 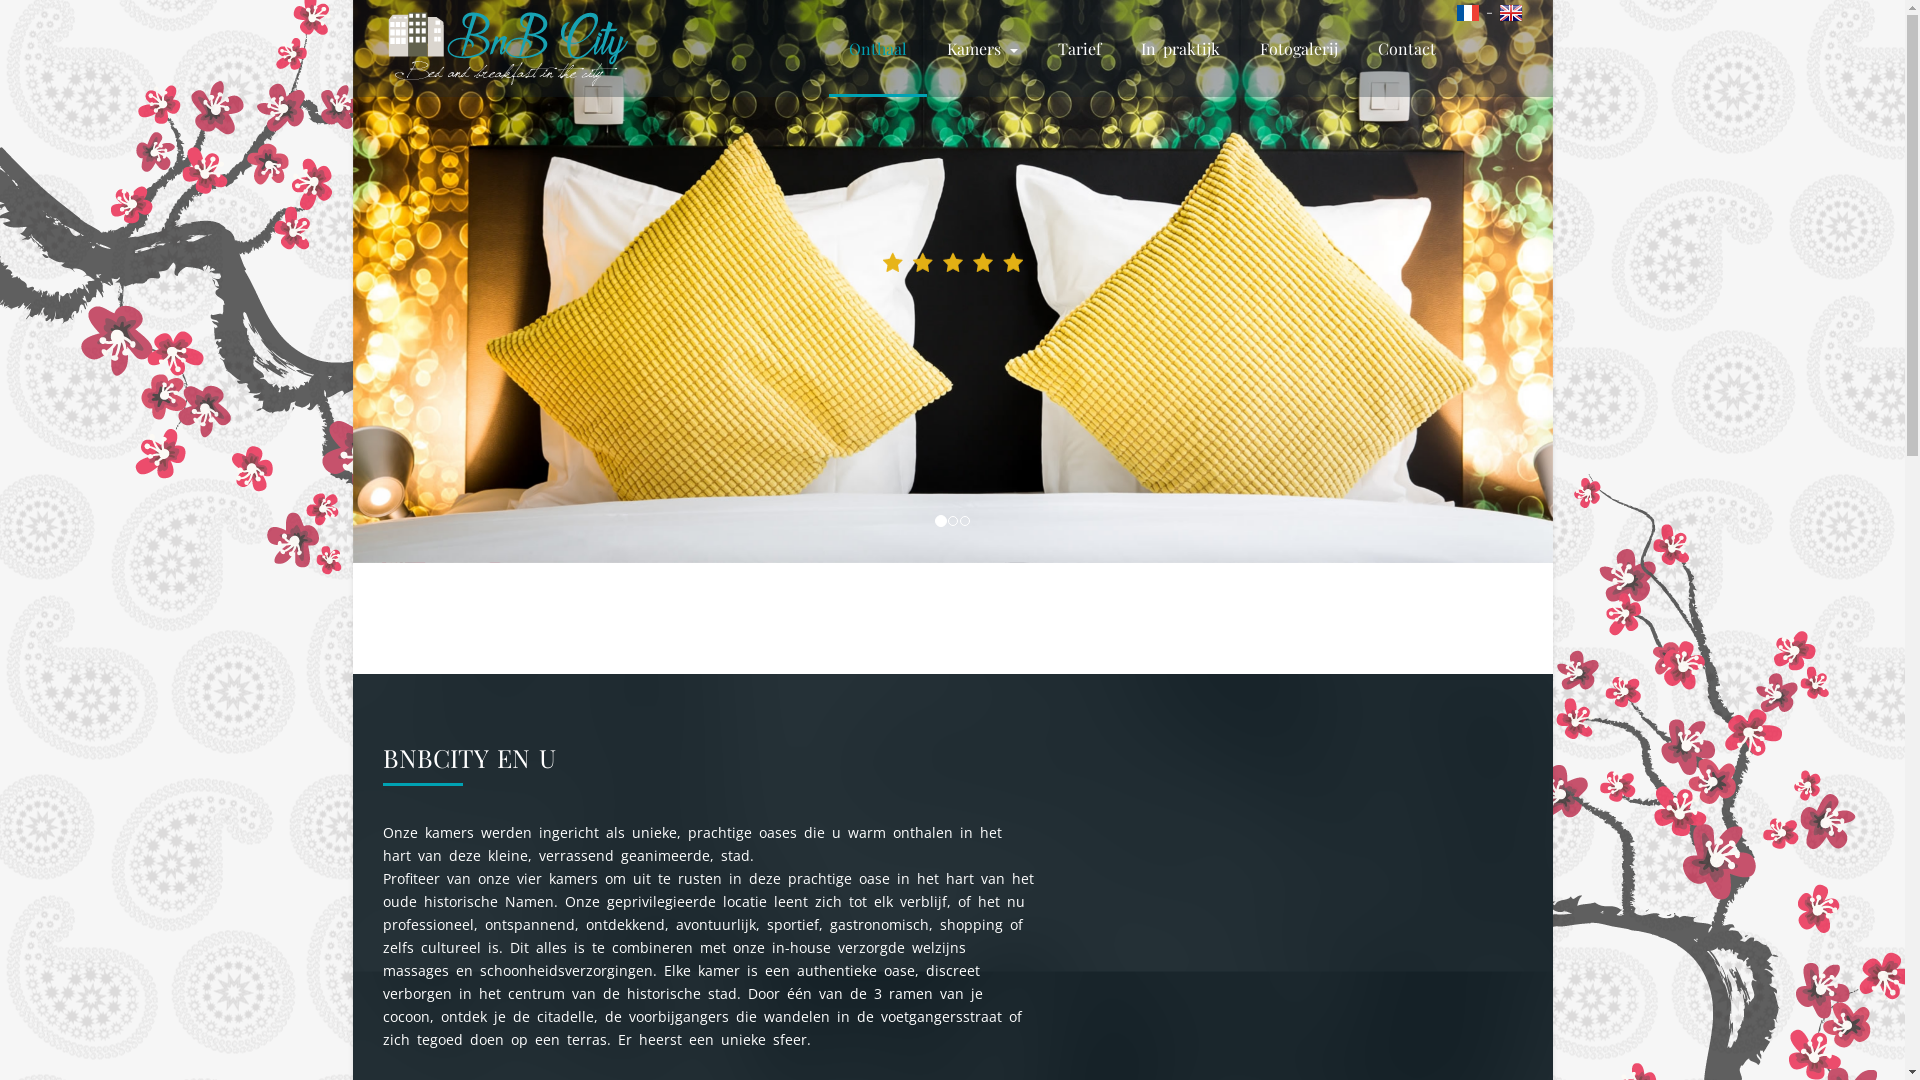 What do you see at coordinates (1118, 47) in the screenshot?
I see `'In praktijk'` at bounding box center [1118, 47].